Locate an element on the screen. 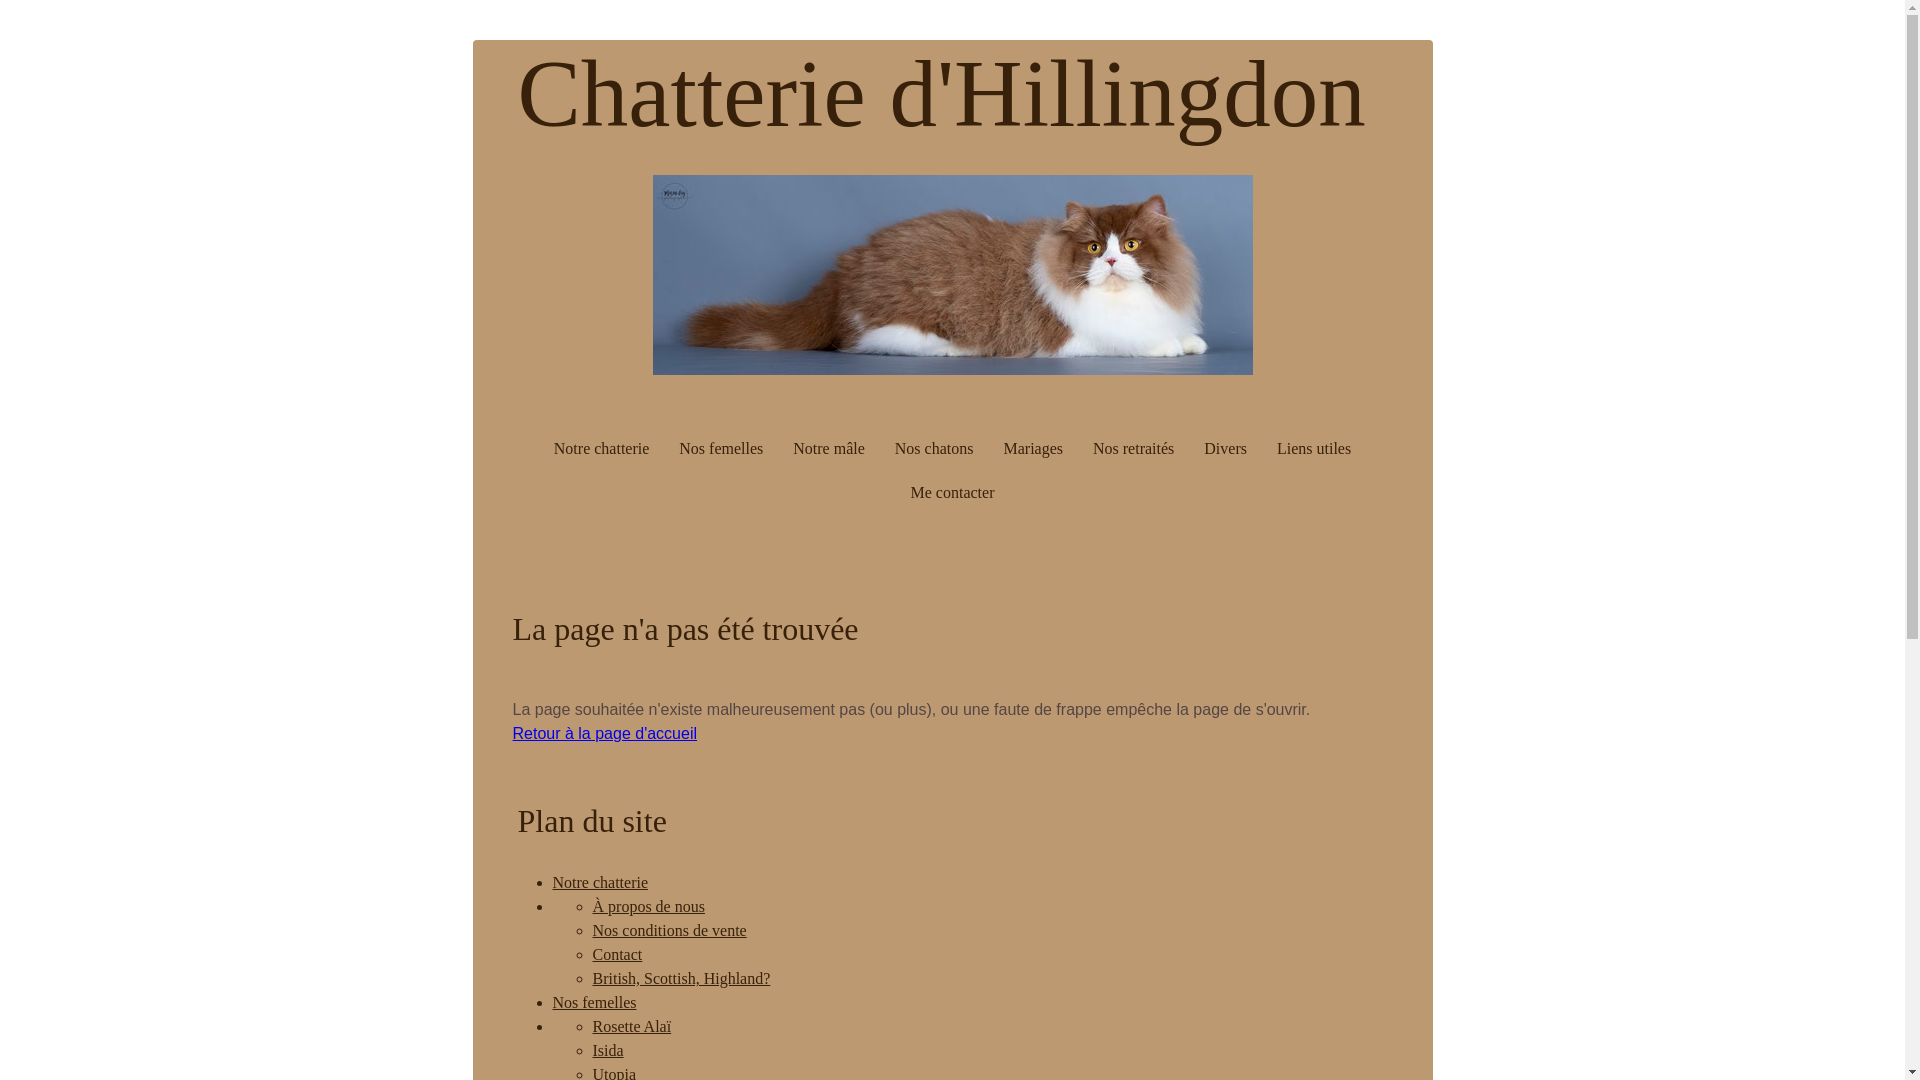 The height and width of the screenshot is (1080, 1920). 'Nos femelles' is located at coordinates (720, 447).